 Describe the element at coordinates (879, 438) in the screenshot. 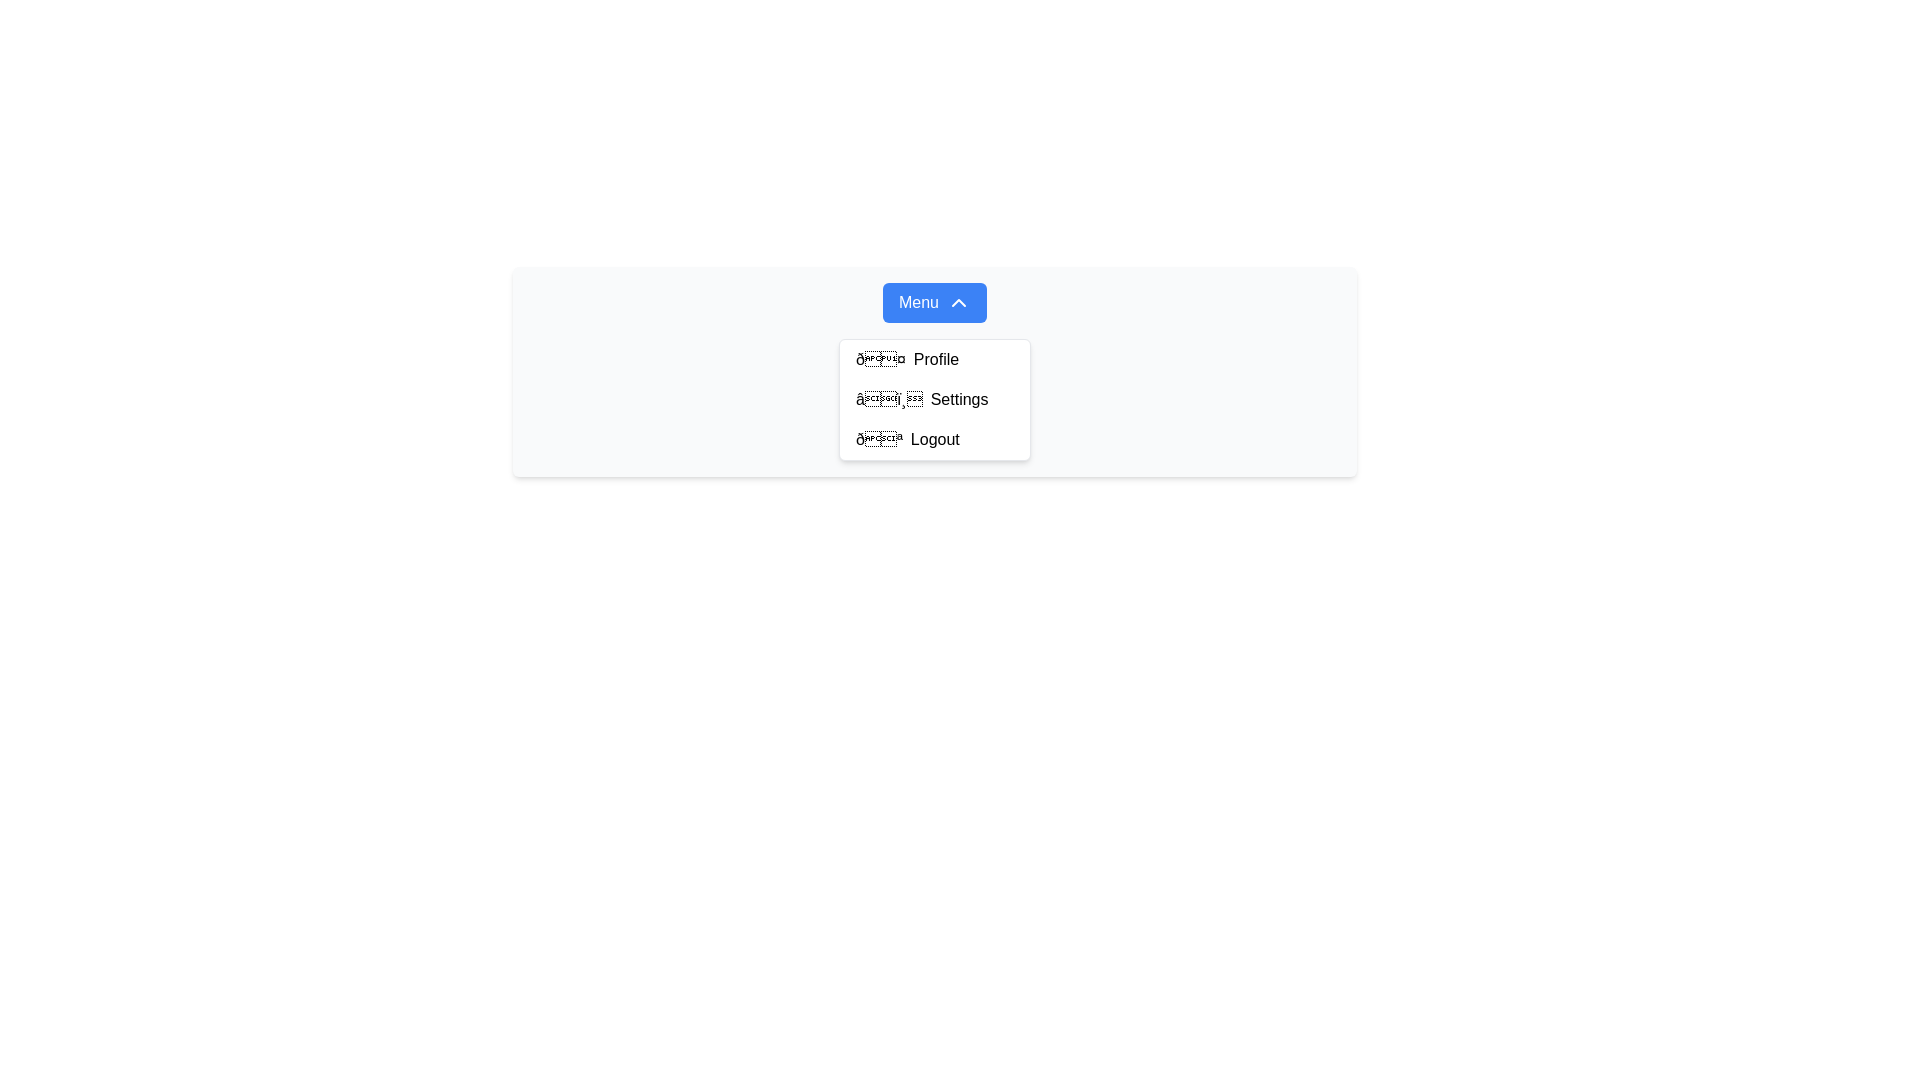

I see `the emoji icon representing the 'Logout' functionality located in the third row of the dropdown menu, immediately to the left of the 'Logout' label` at that location.